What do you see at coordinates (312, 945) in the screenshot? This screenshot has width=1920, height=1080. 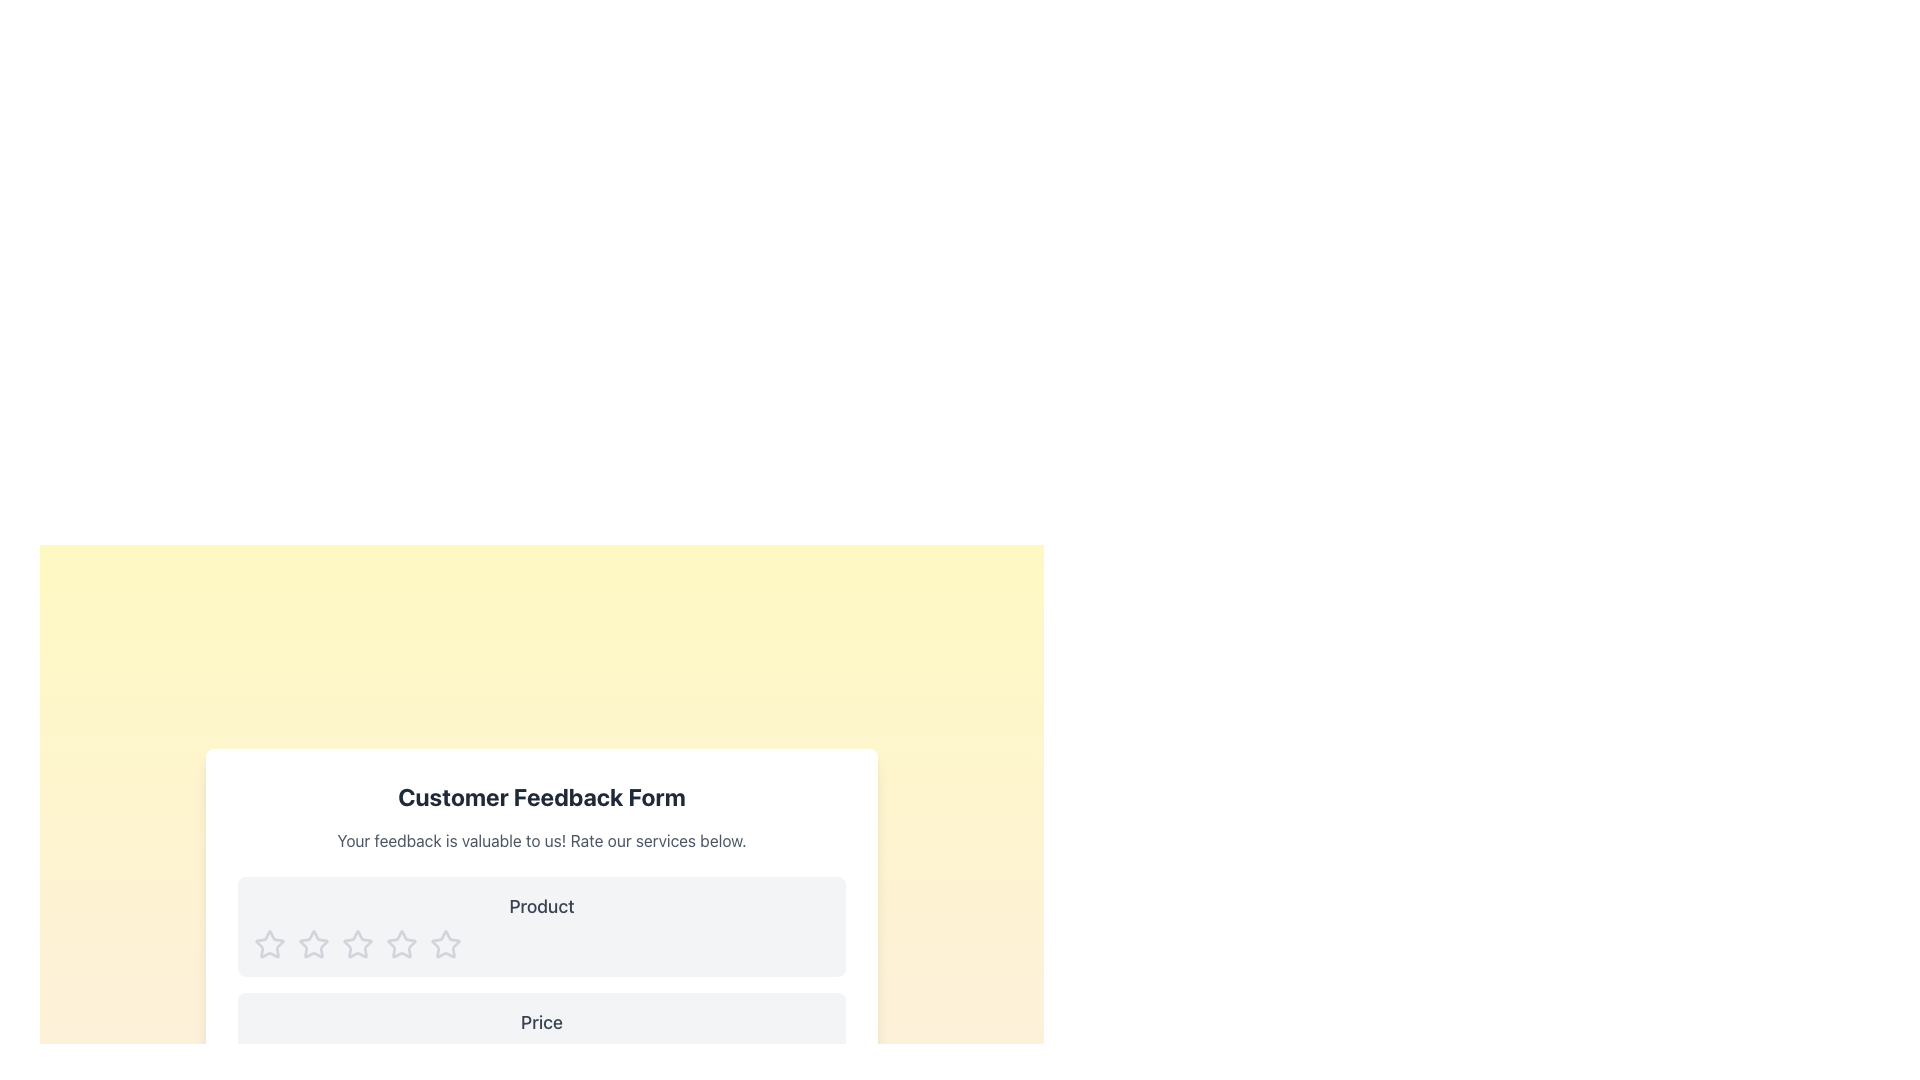 I see `the second star icon in the rating system, which is gray and symbolizes an unselected rating` at bounding box center [312, 945].